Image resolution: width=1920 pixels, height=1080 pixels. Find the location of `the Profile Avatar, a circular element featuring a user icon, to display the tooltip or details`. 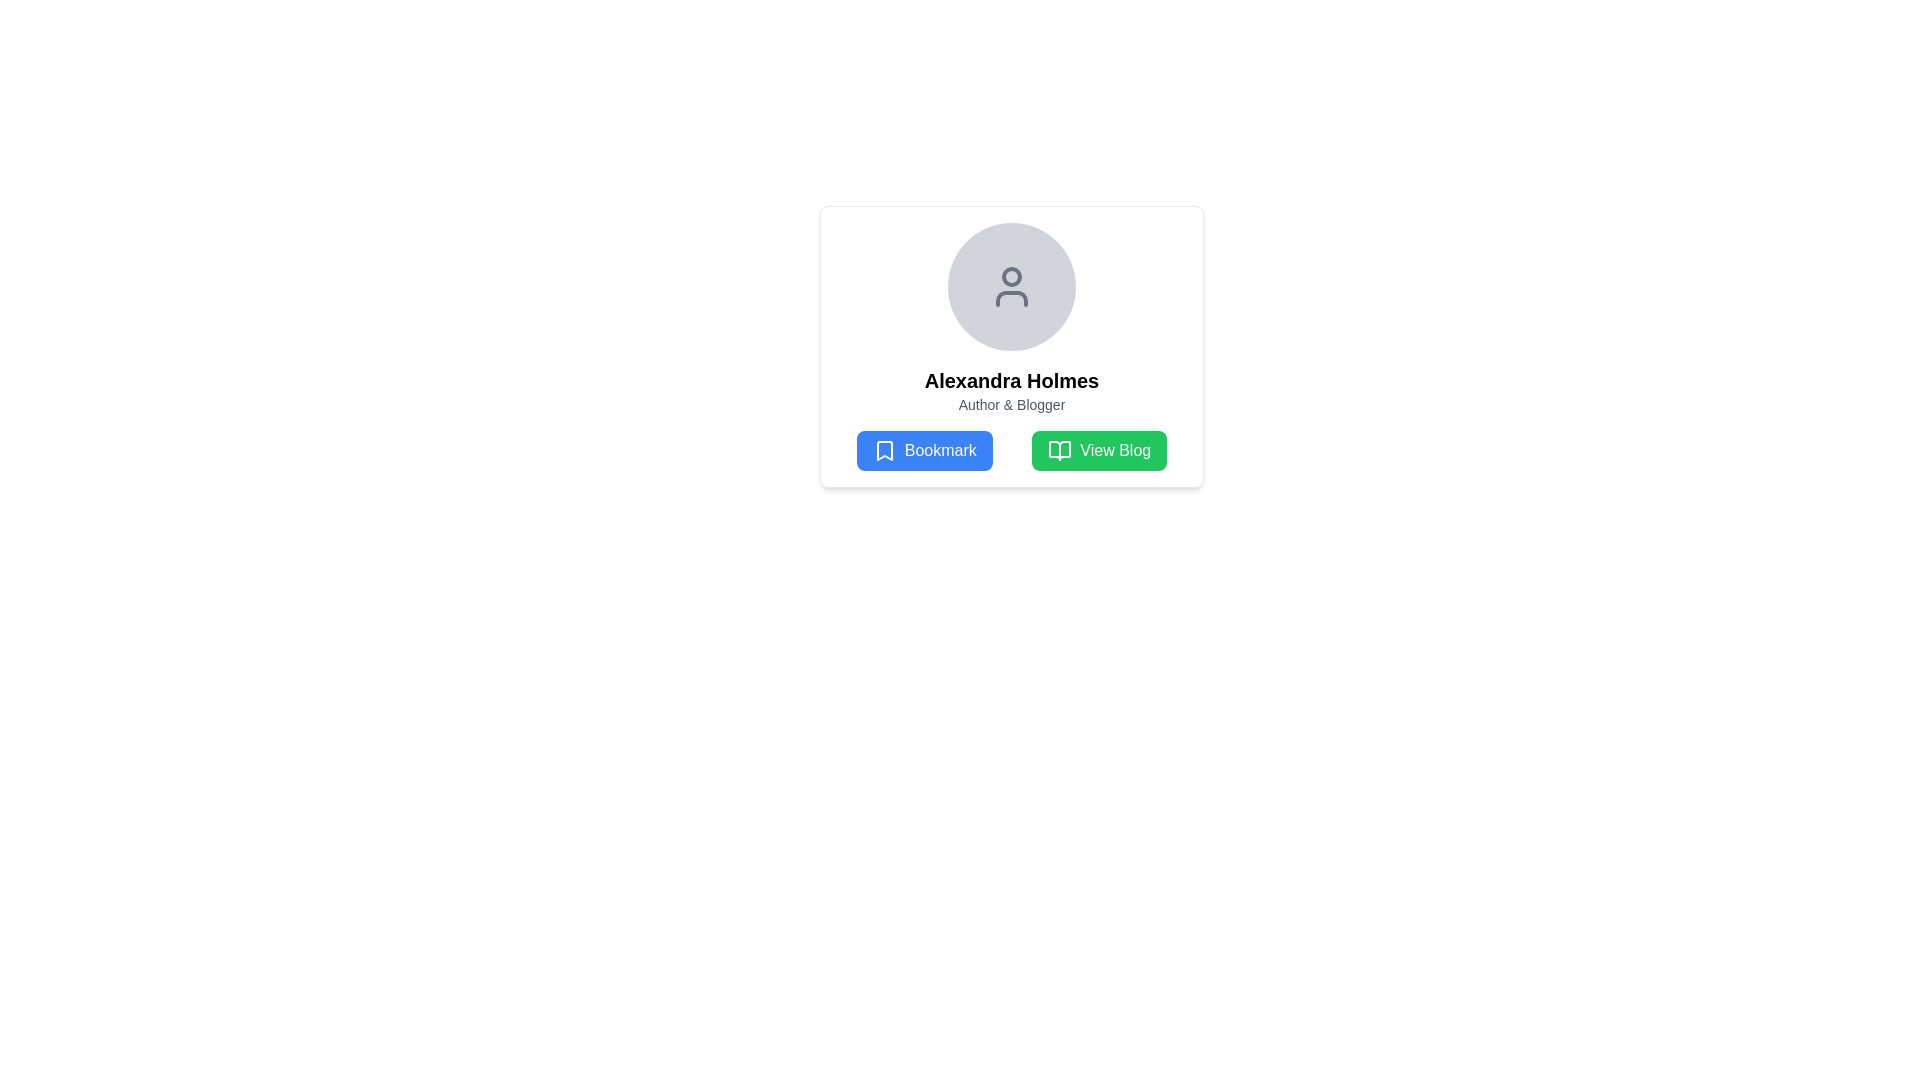

the Profile Avatar, a circular element featuring a user icon, to display the tooltip or details is located at coordinates (1012, 286).